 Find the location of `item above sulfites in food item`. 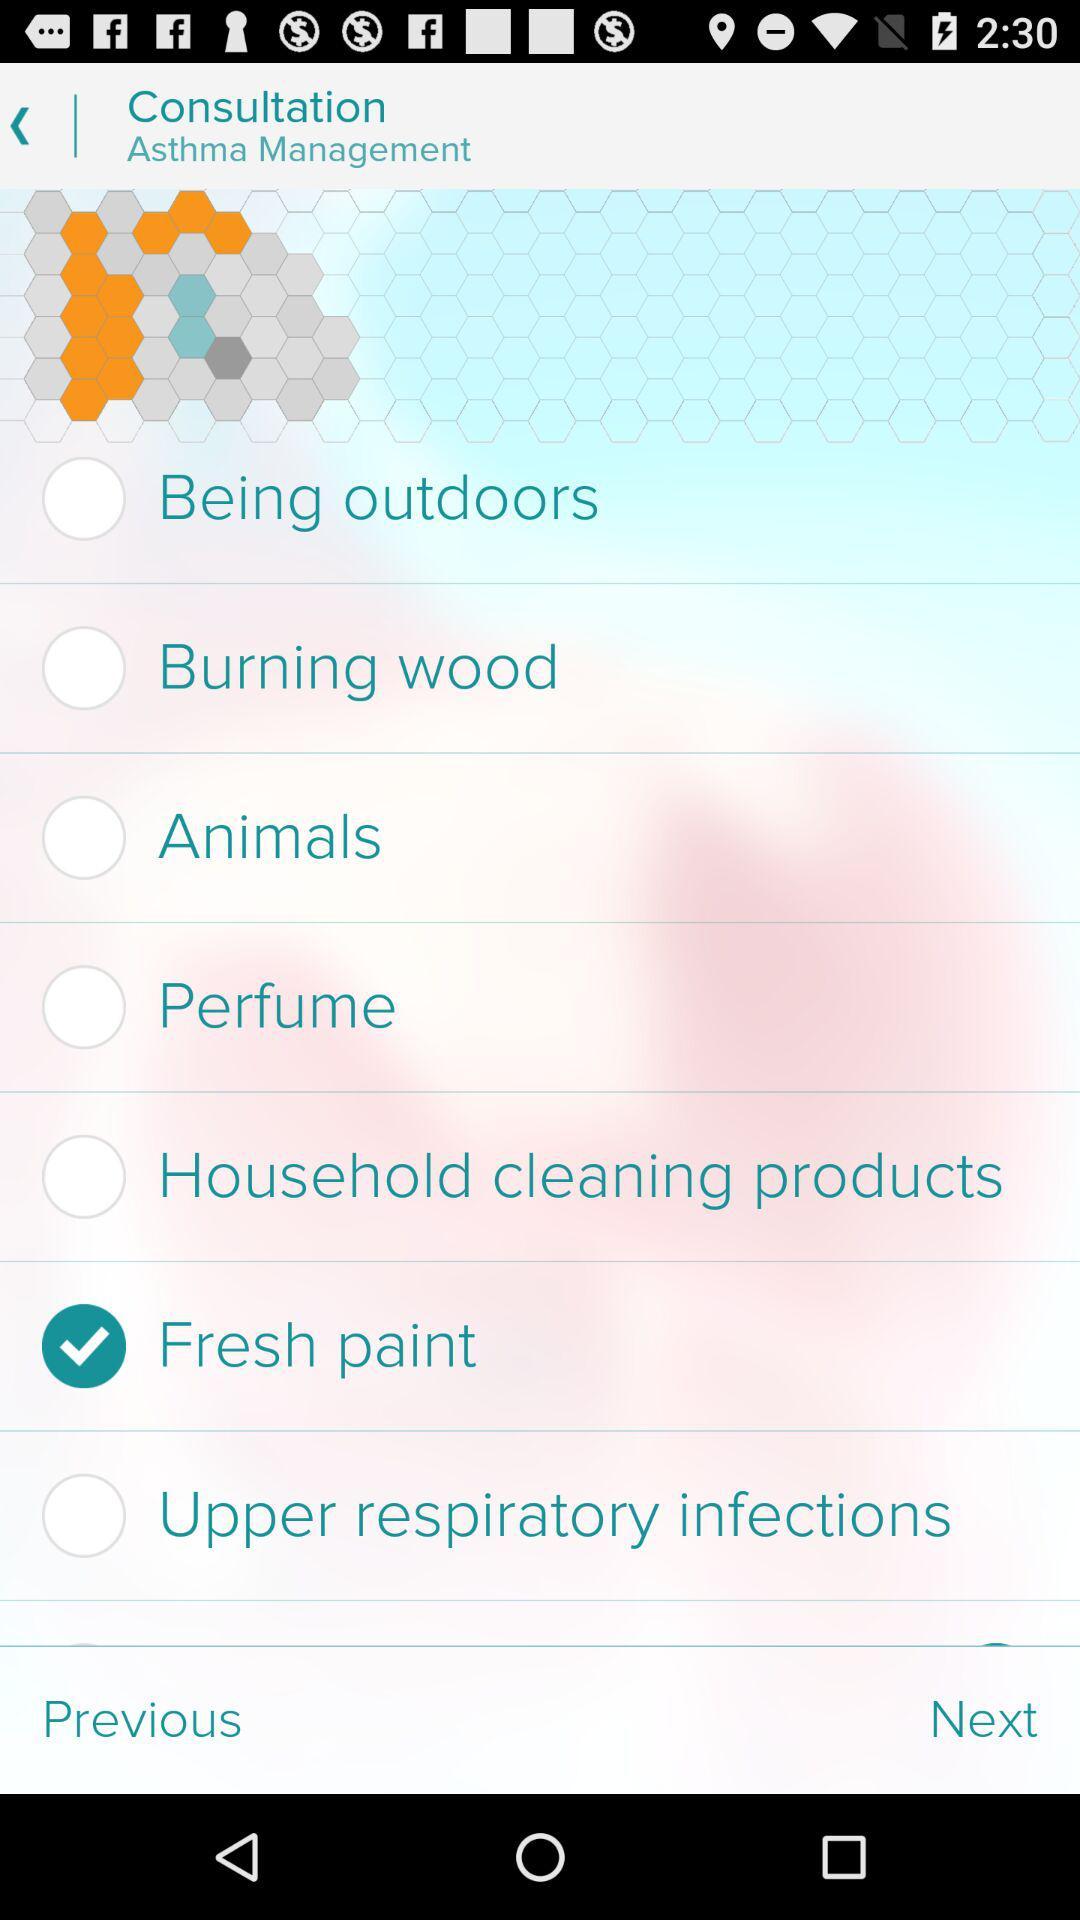

item above sulfites in food item is located at coordinates (533, 1515).